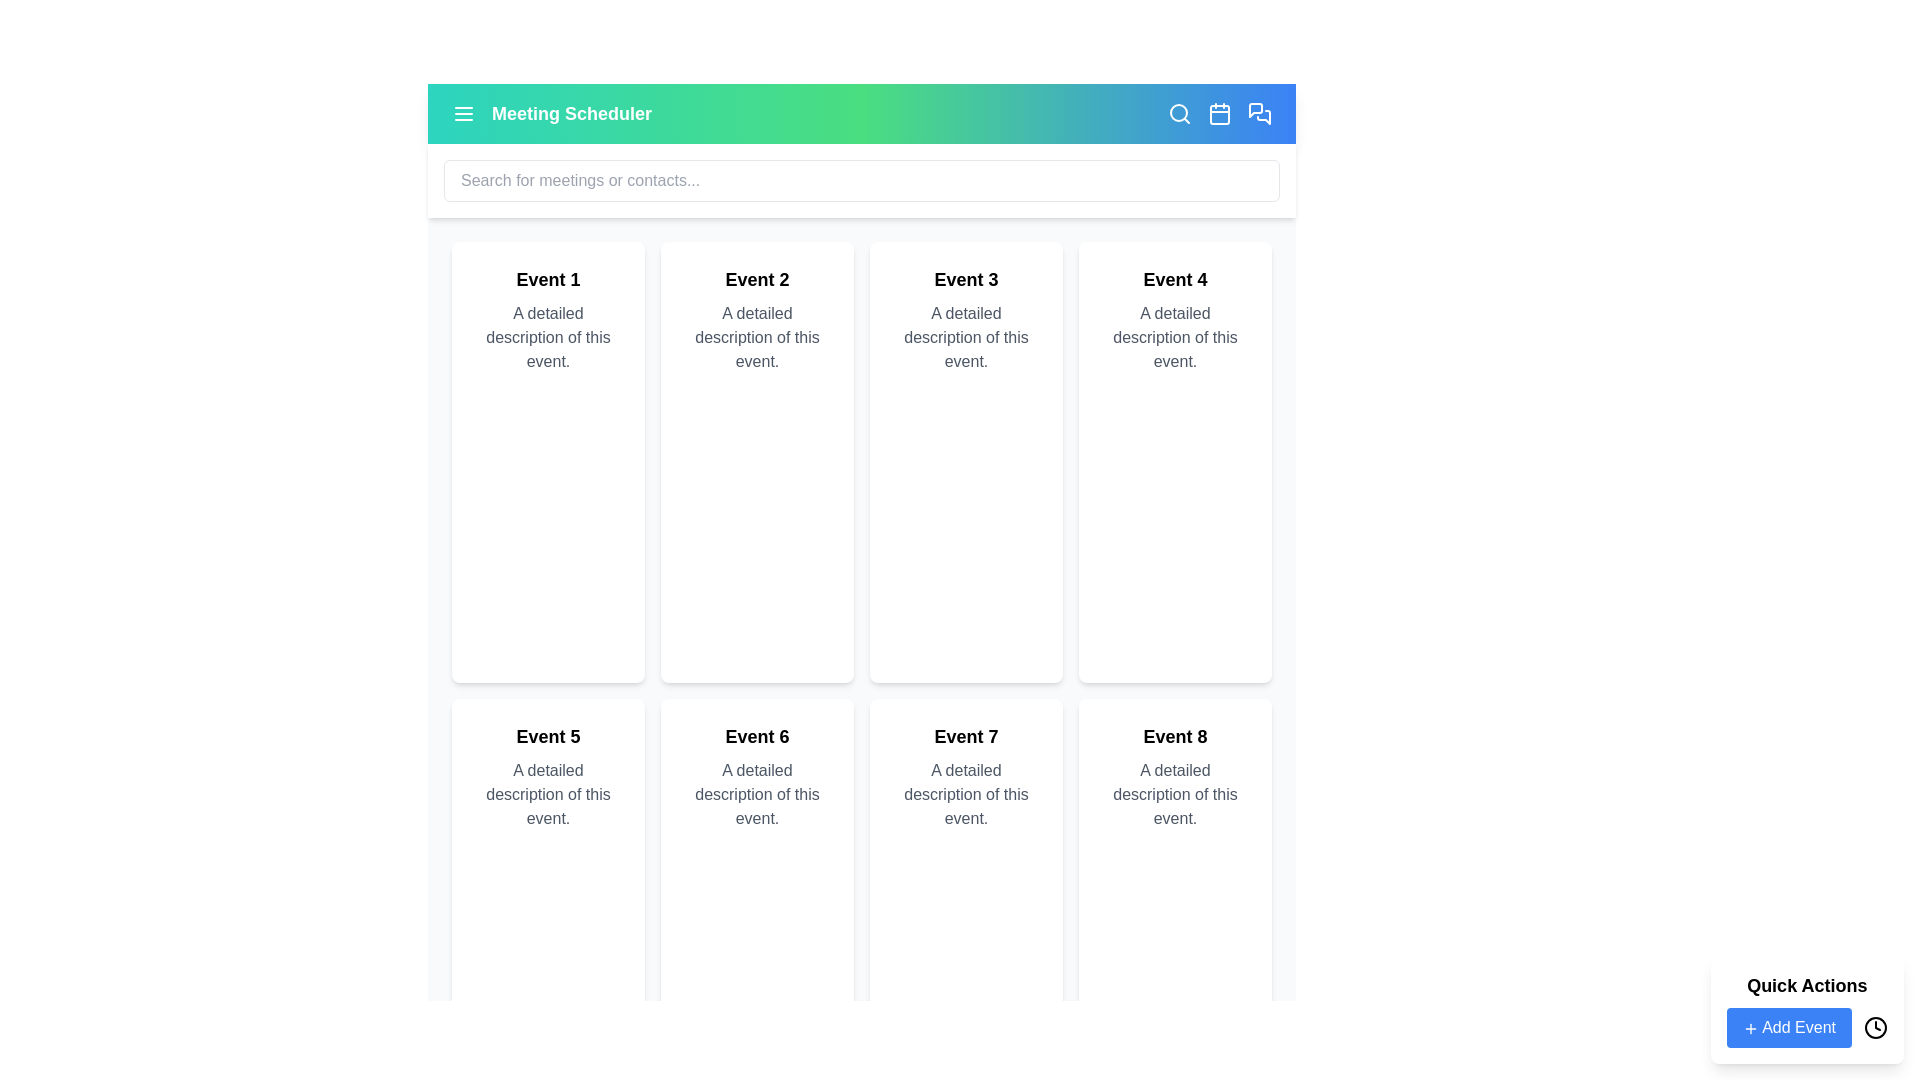  I want to click on bold text label 'Event 6' located at the top of its card in the second row and third column of the grid layout, so click(756, 736).